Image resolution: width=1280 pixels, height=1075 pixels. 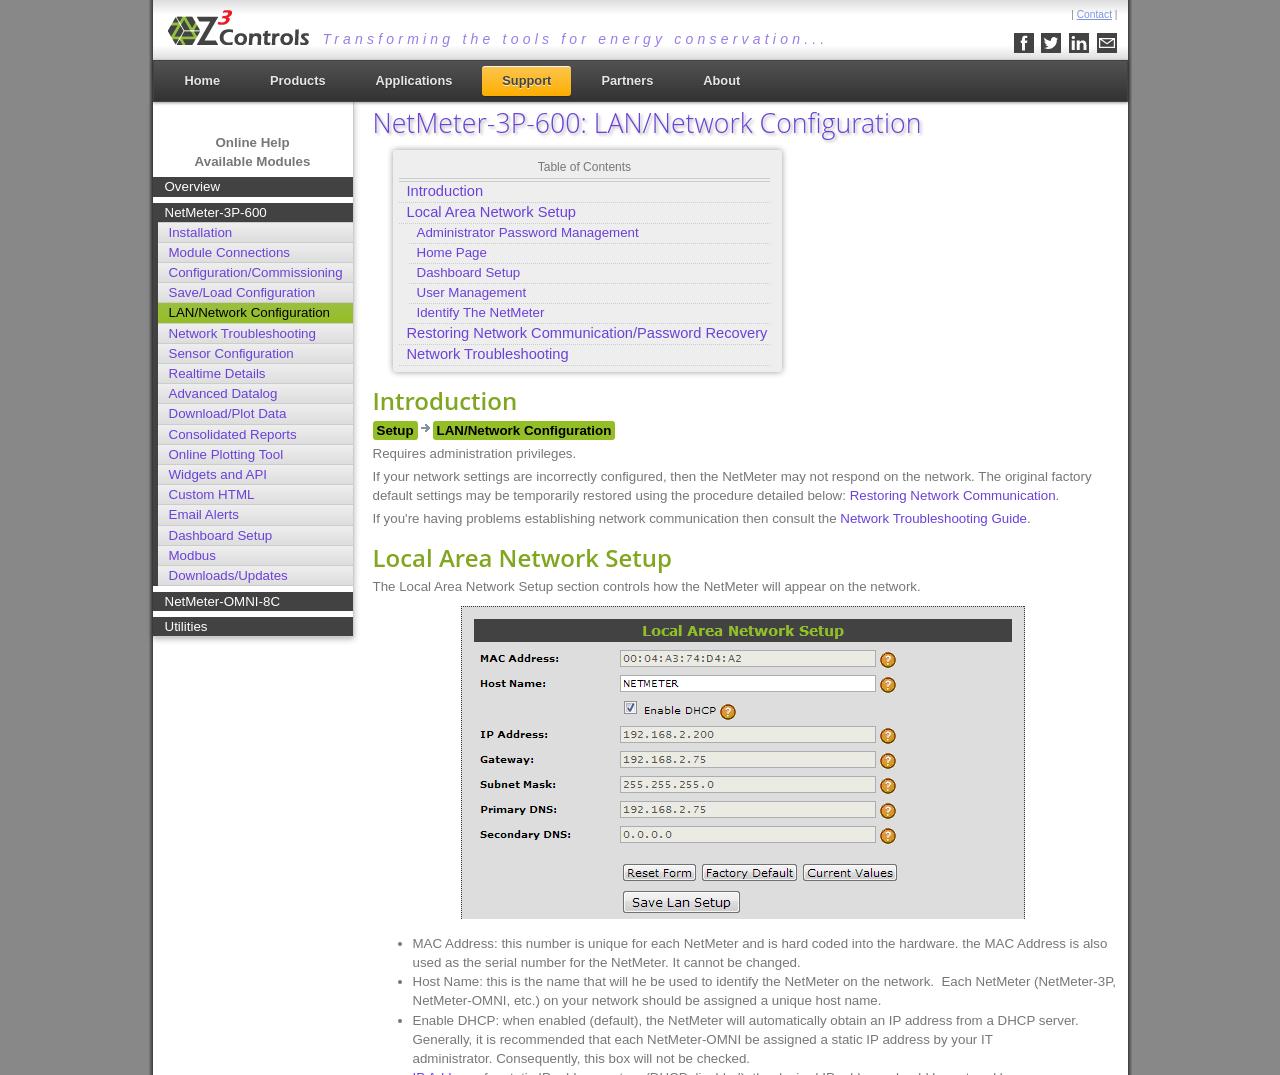 What do you see at coordinates (415, 291) in the screenshot?
I see `'User Management'` at bounding box center [415, 291].